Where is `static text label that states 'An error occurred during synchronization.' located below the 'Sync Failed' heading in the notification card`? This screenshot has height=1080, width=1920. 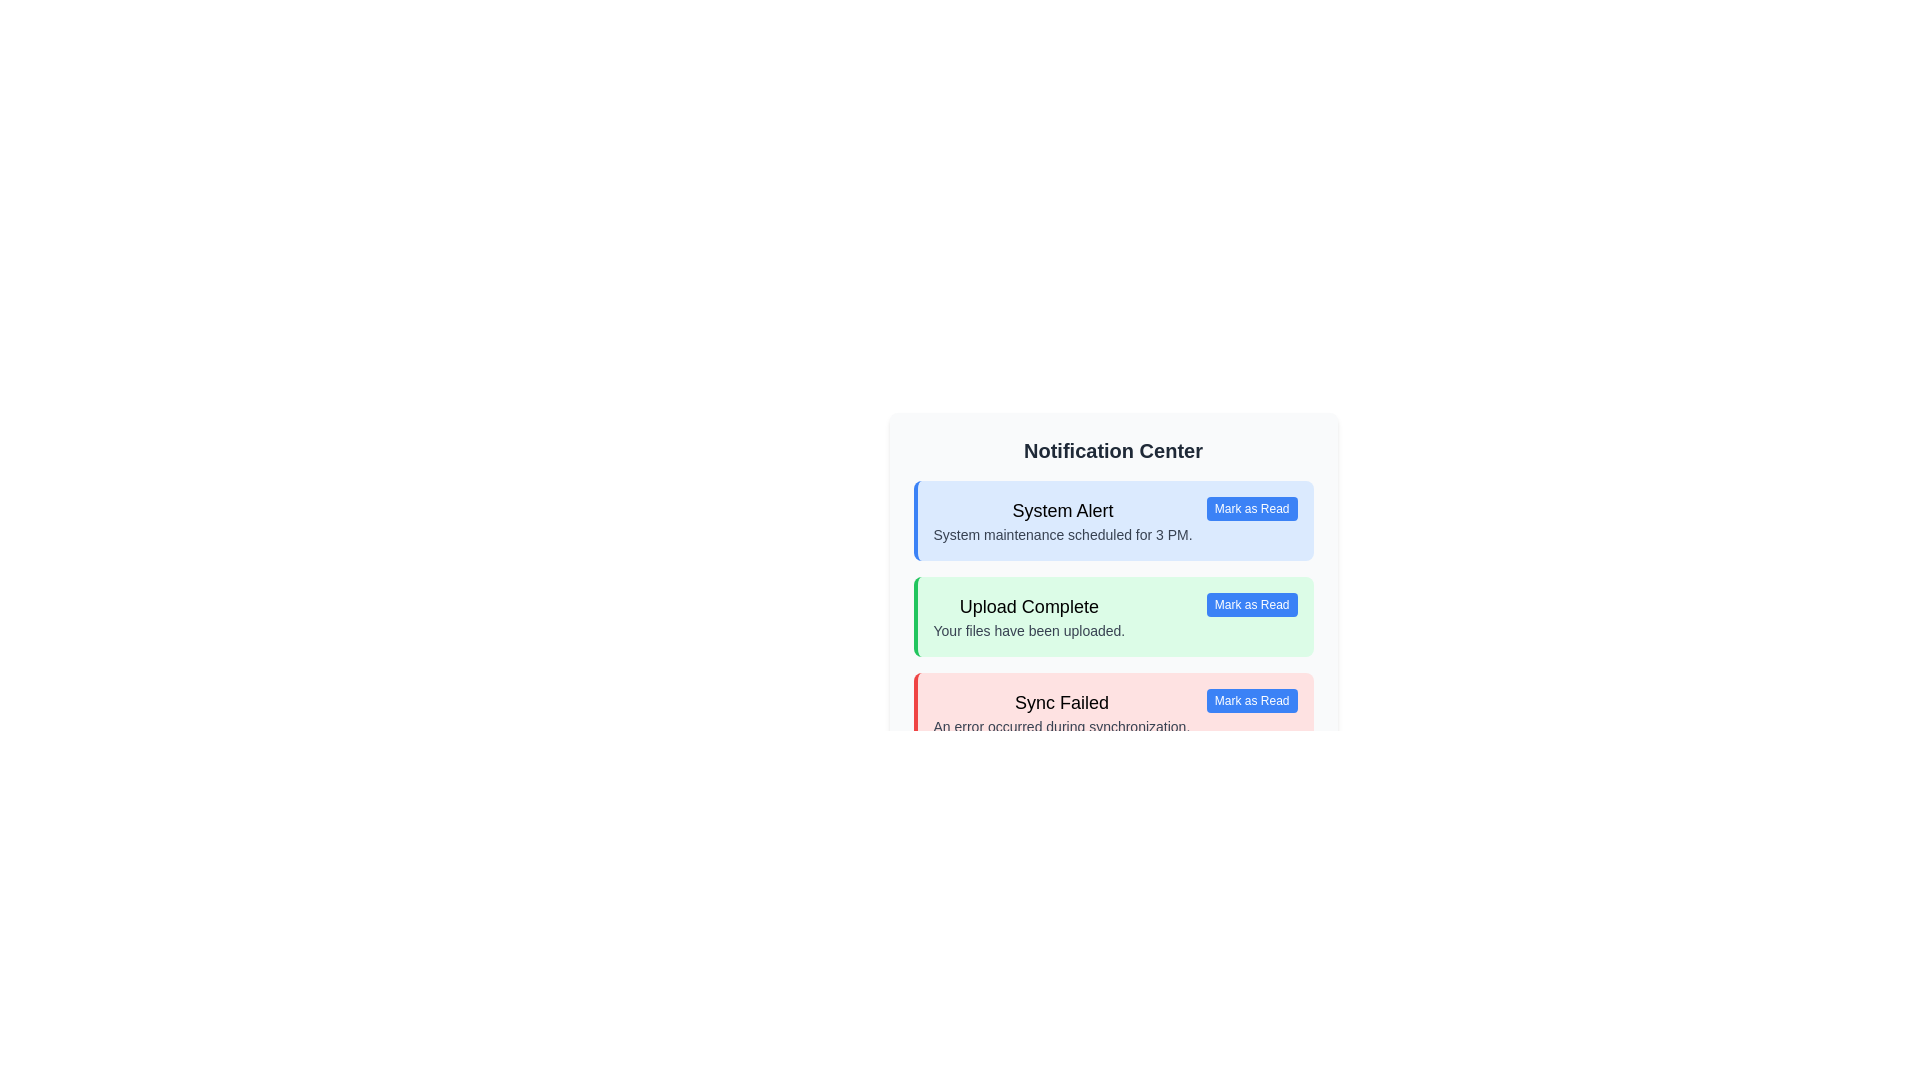 static text label that states 'An error occurred during synchronization.' located below the 'Sync Failed' heading in the notification card is located at coordinates (1060, 726).